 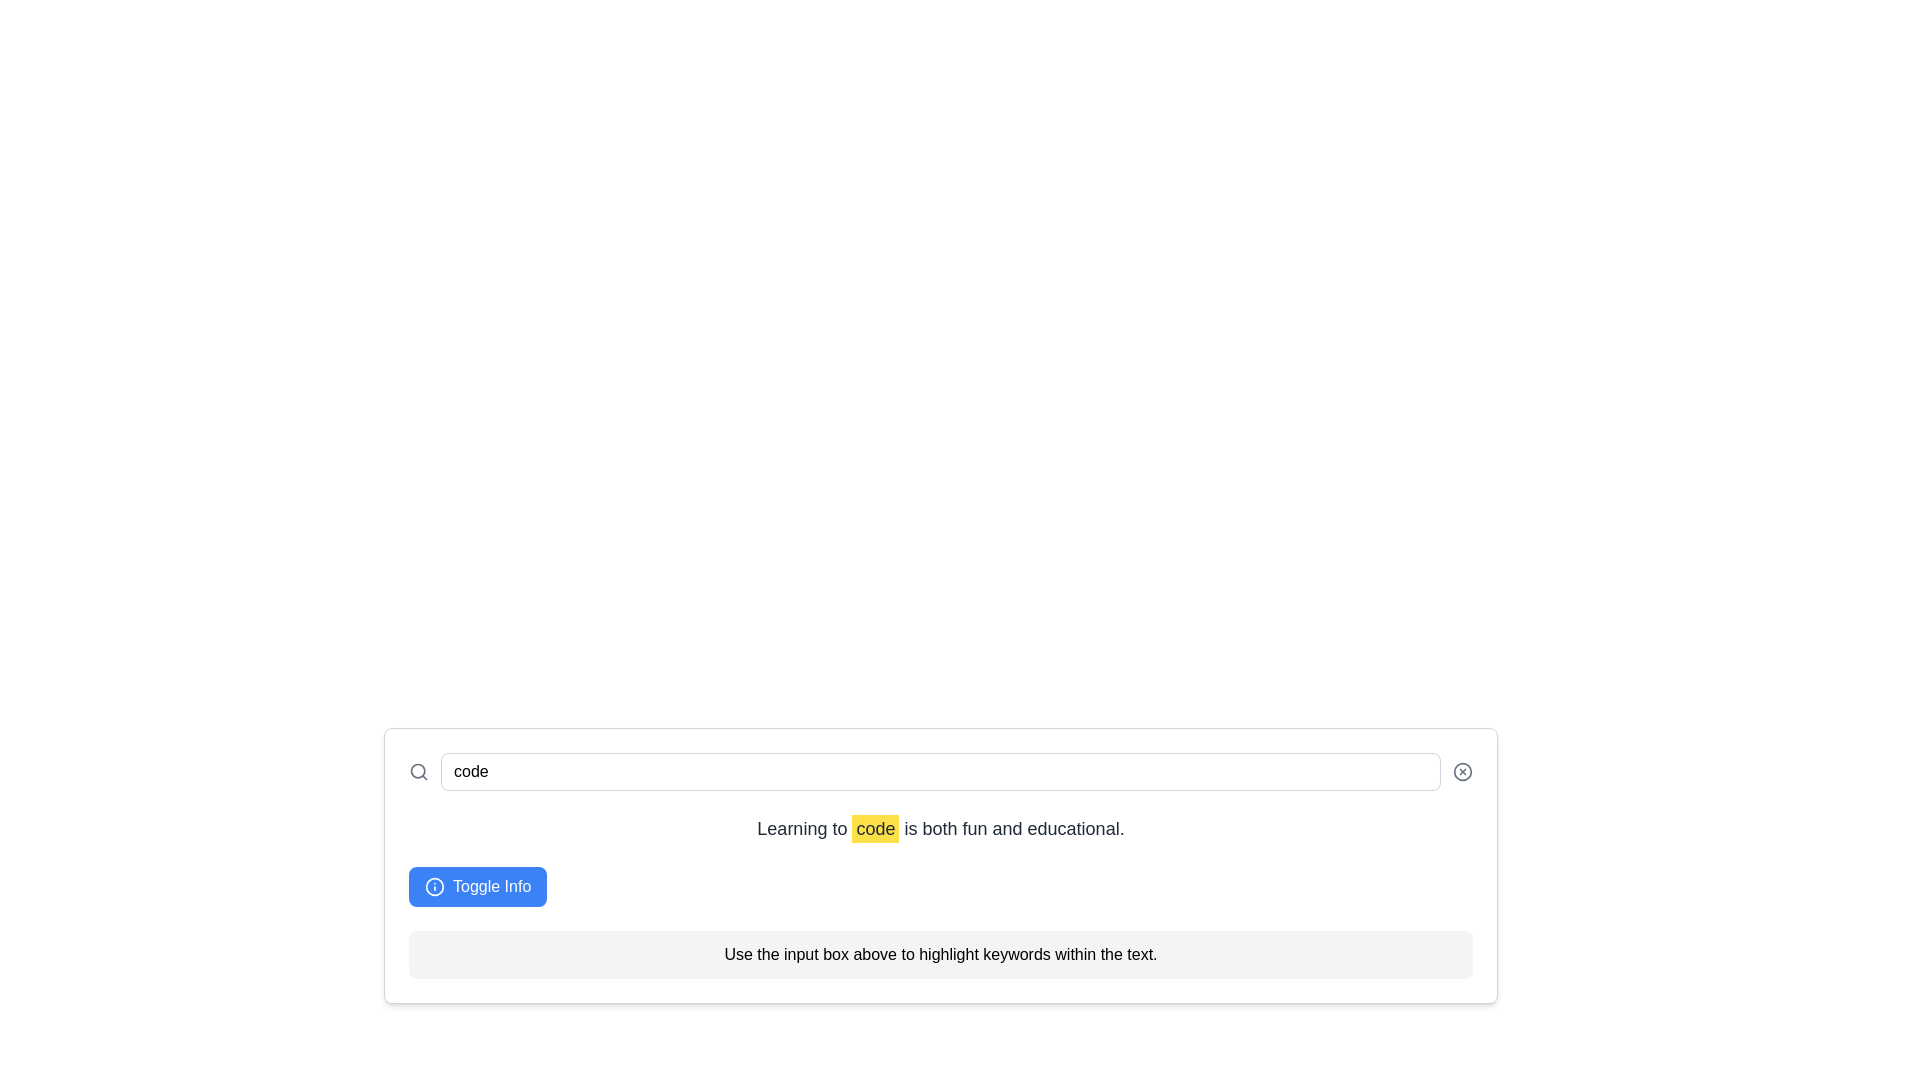 I want to click on the Text Label that has a light gray background, rounded corners, and contains the text 'Use the input box above, so click(x=939, y=954).